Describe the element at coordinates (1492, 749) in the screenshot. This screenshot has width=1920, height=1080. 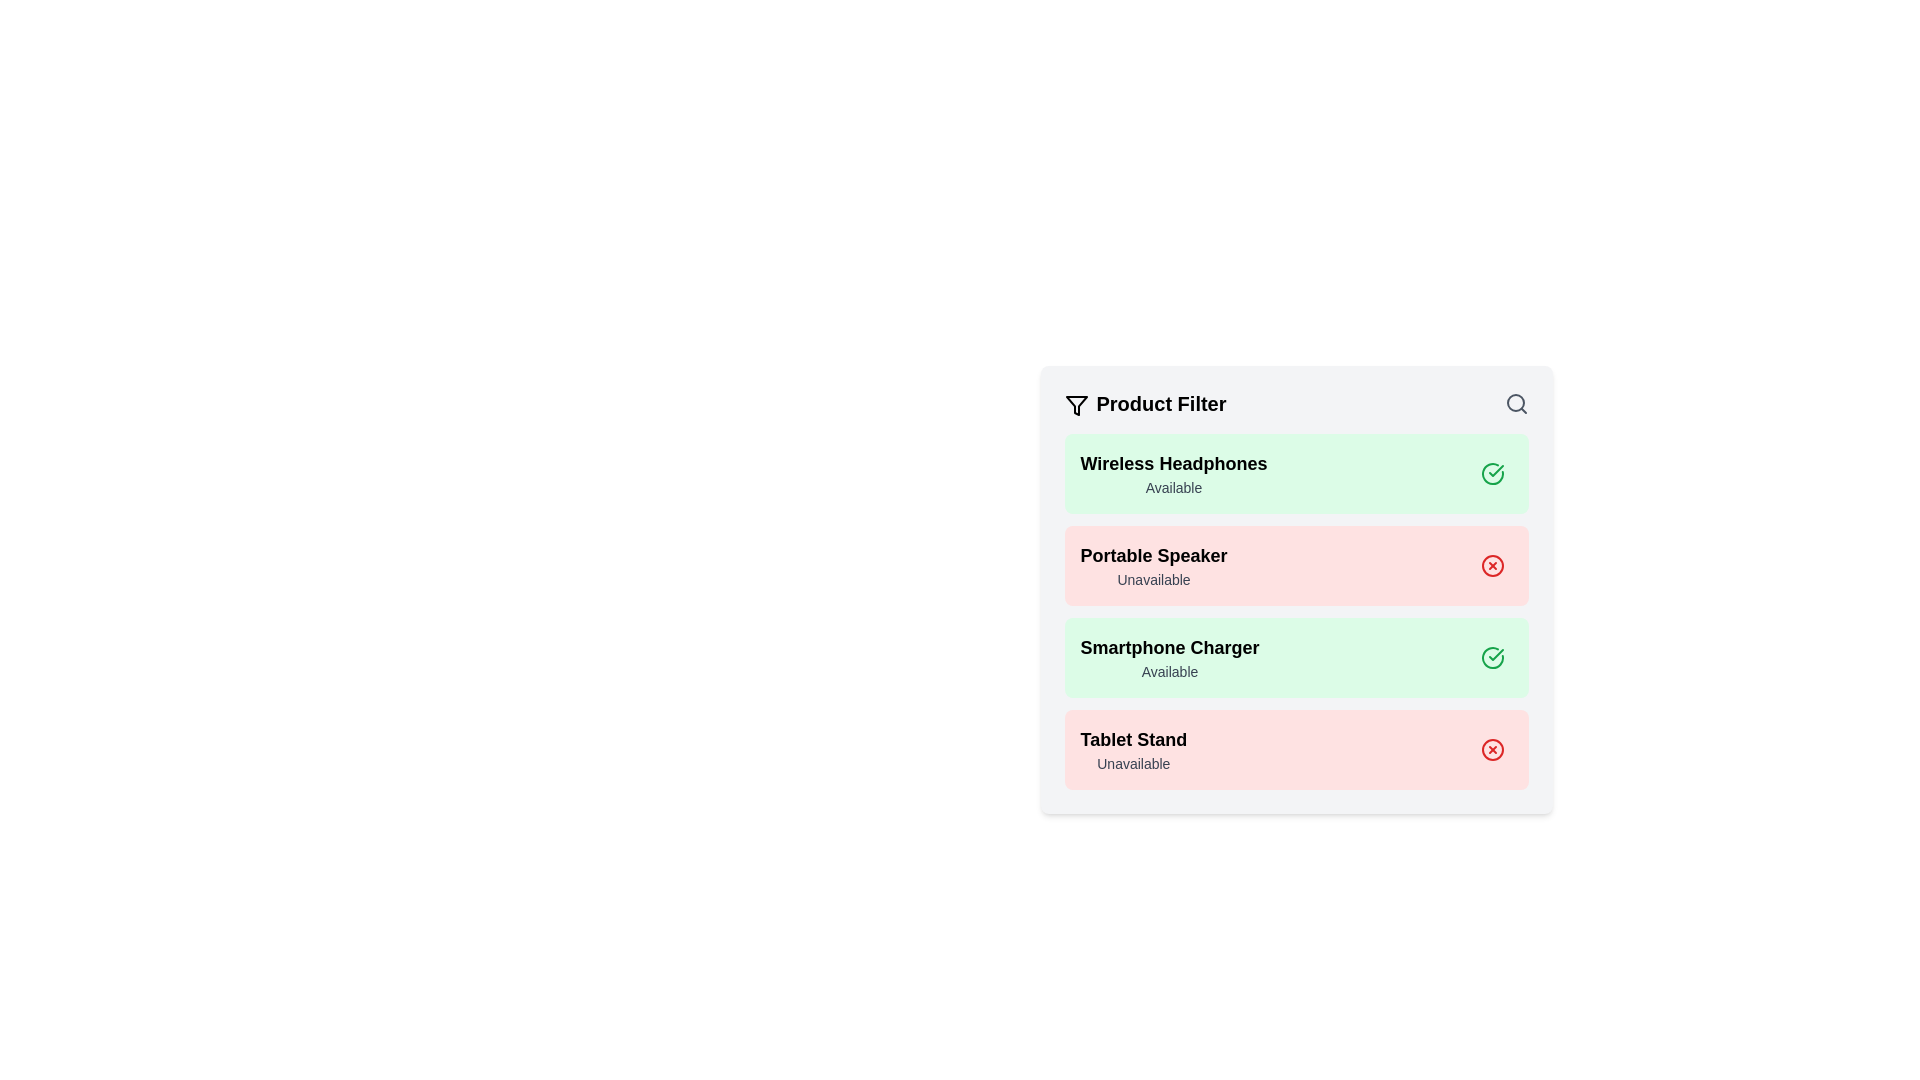
I see `the button located at the far right of the row labeled 'Tablet Stand Unavailable'` at that location.